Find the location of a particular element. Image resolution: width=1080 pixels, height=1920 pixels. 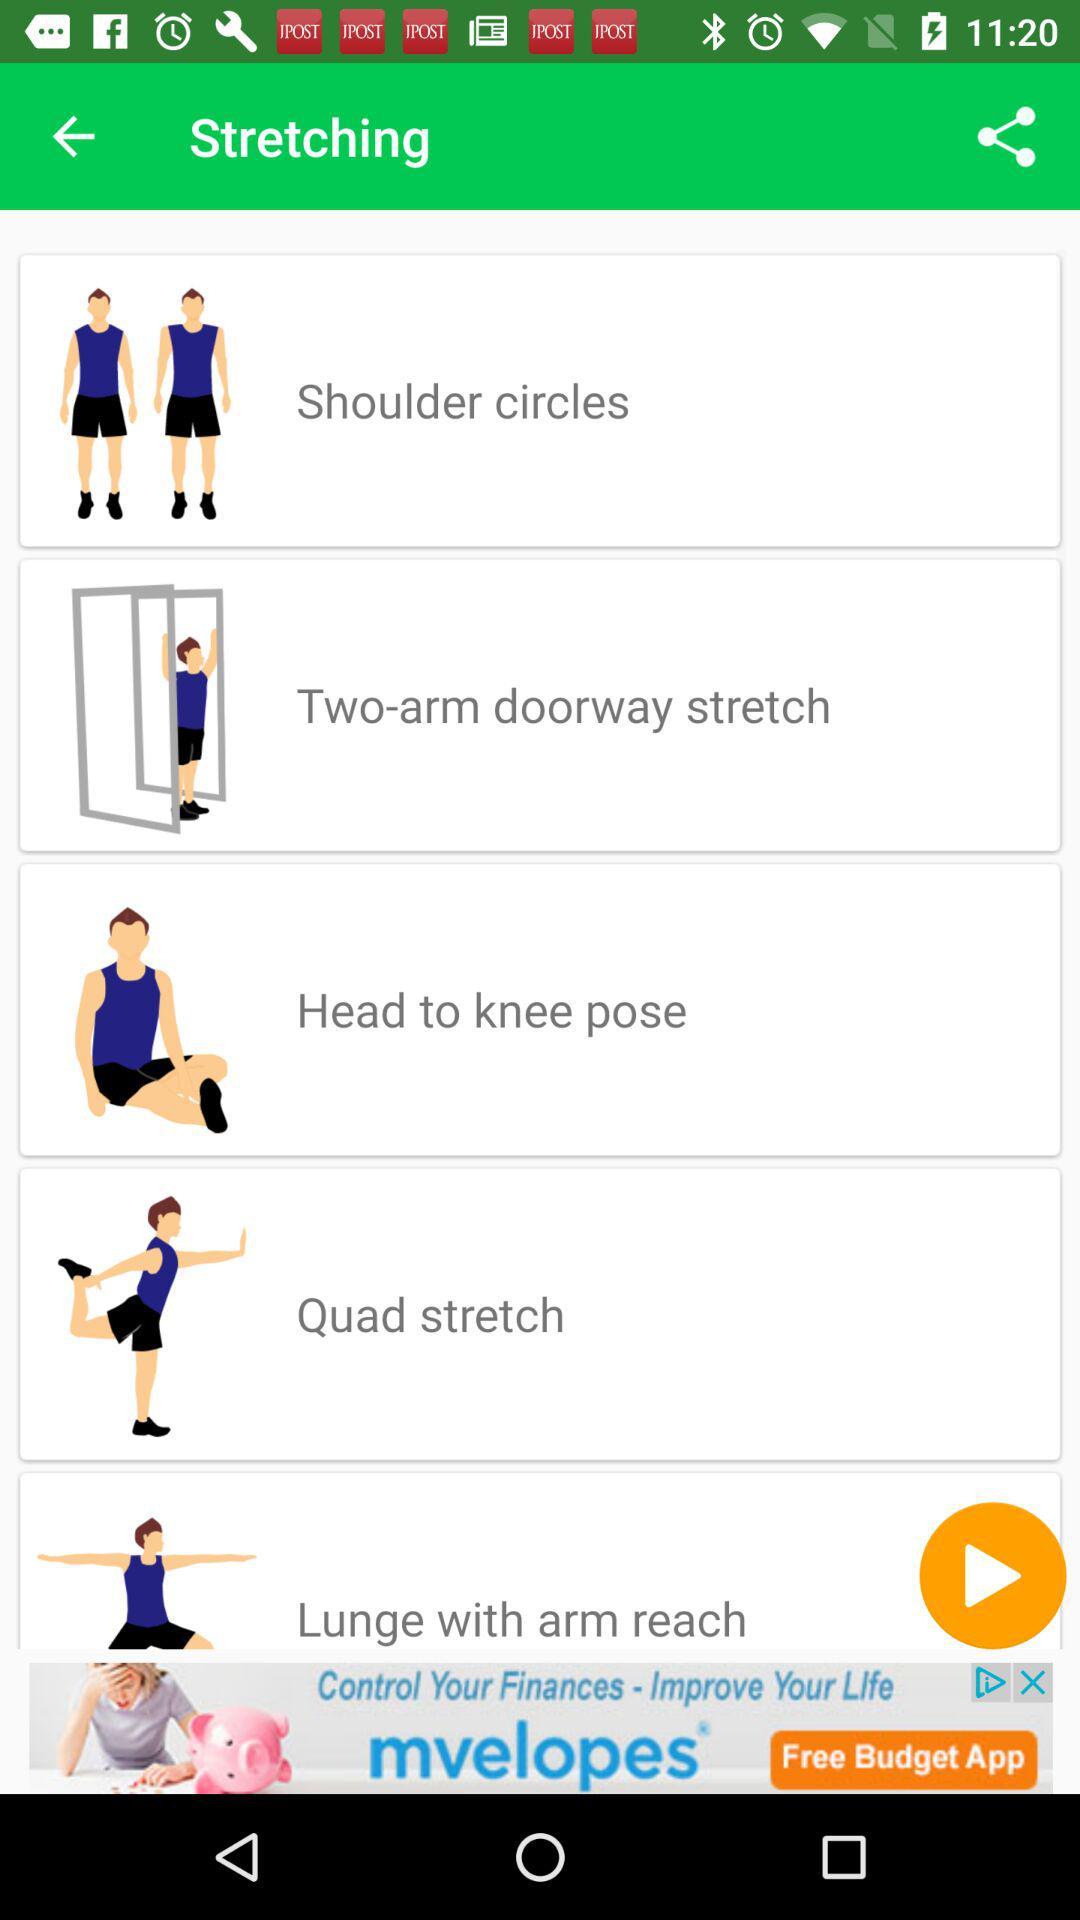

play is located at coordinates (992, 1574).